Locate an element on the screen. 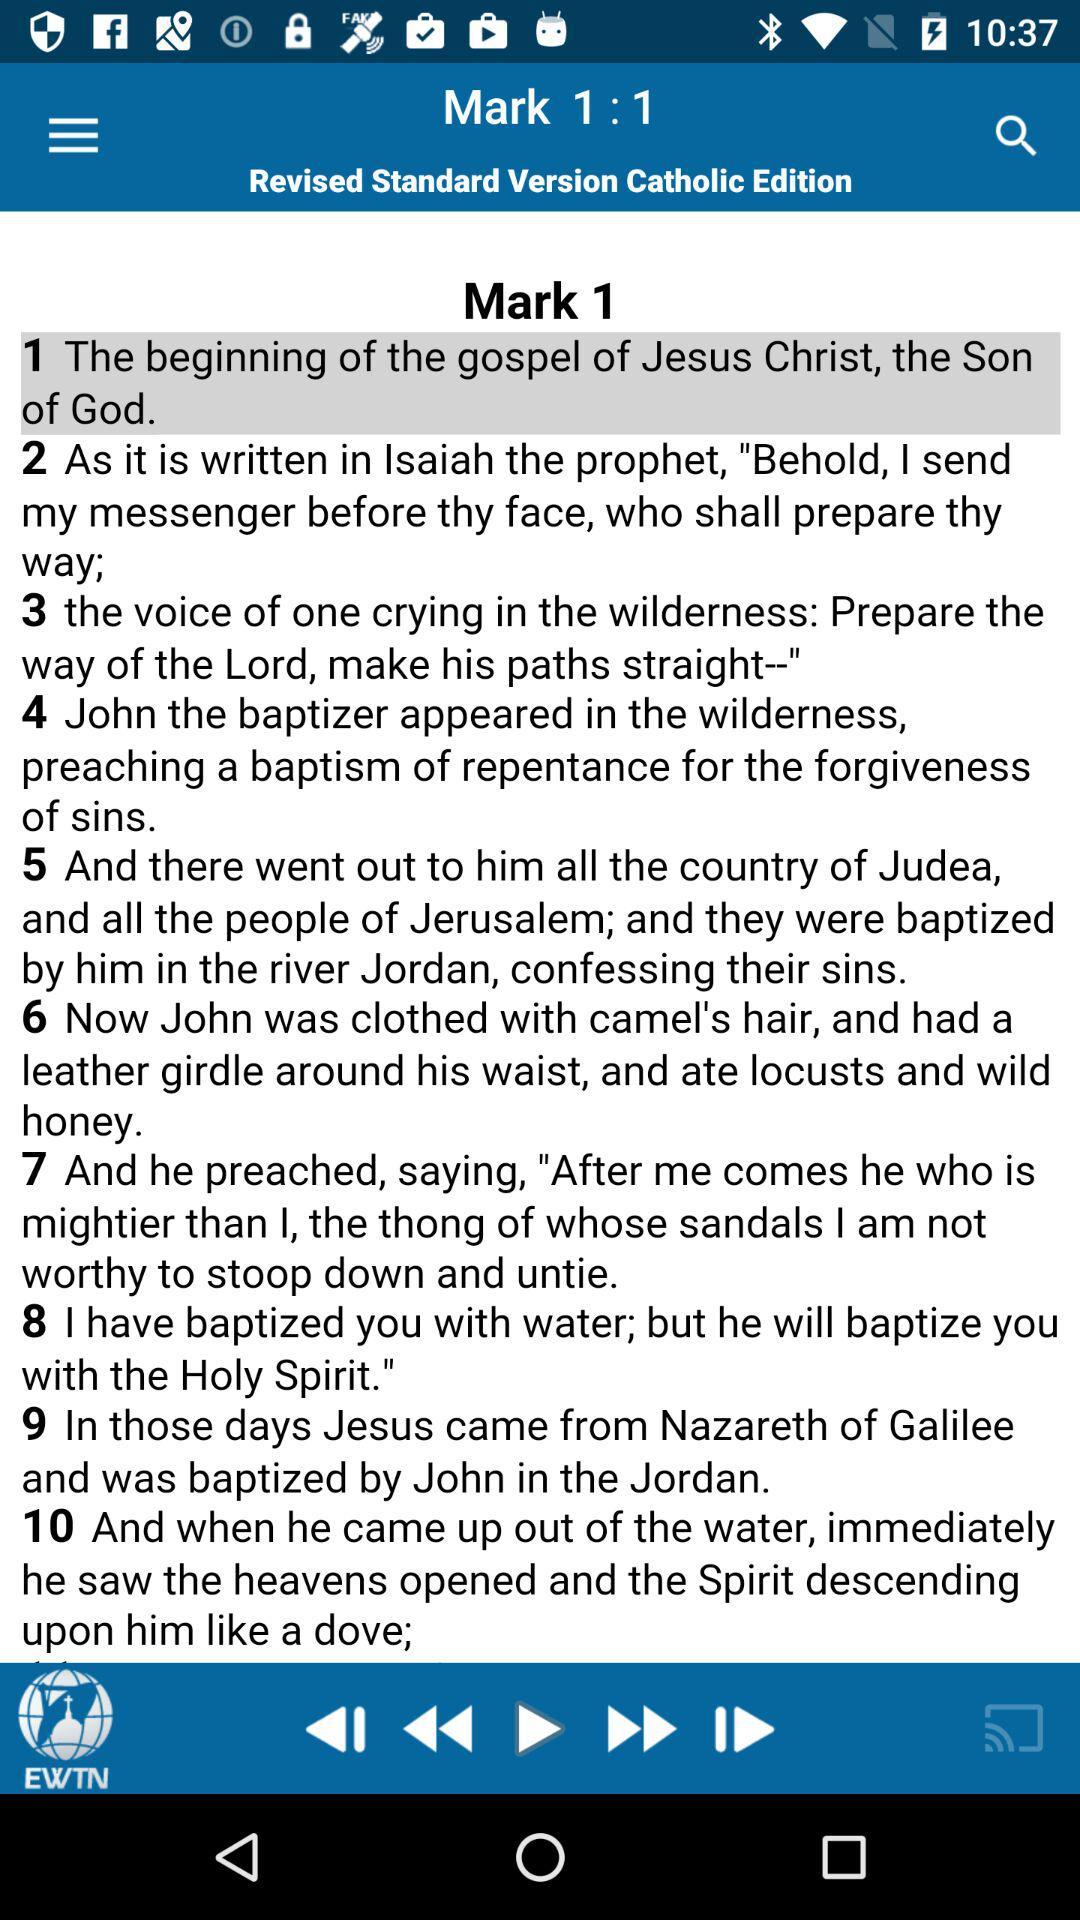  the av_rewind icon is located at coordinates (439, 1727).